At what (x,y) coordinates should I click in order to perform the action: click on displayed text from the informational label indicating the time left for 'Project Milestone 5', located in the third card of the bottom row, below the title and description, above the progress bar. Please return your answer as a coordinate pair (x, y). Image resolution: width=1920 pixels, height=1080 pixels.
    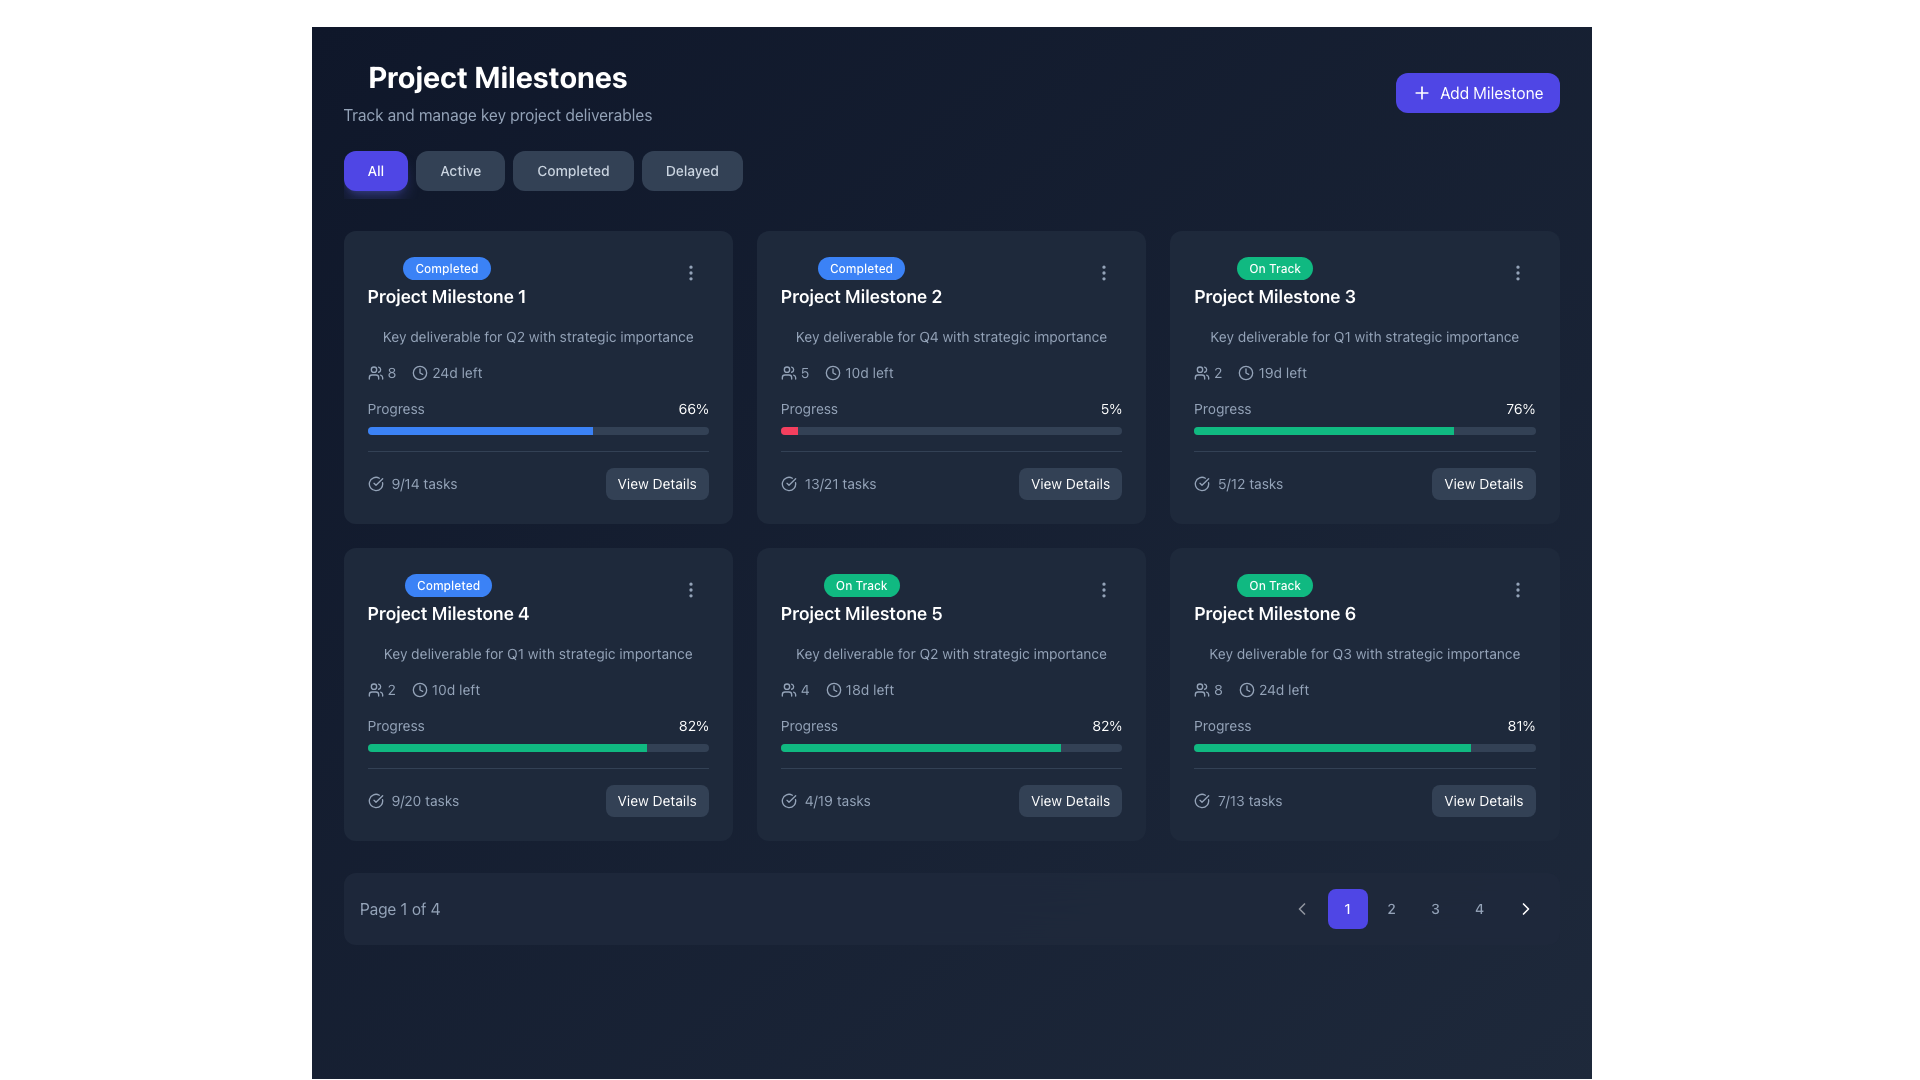
    Looking at the image, I should click on (859, 689).